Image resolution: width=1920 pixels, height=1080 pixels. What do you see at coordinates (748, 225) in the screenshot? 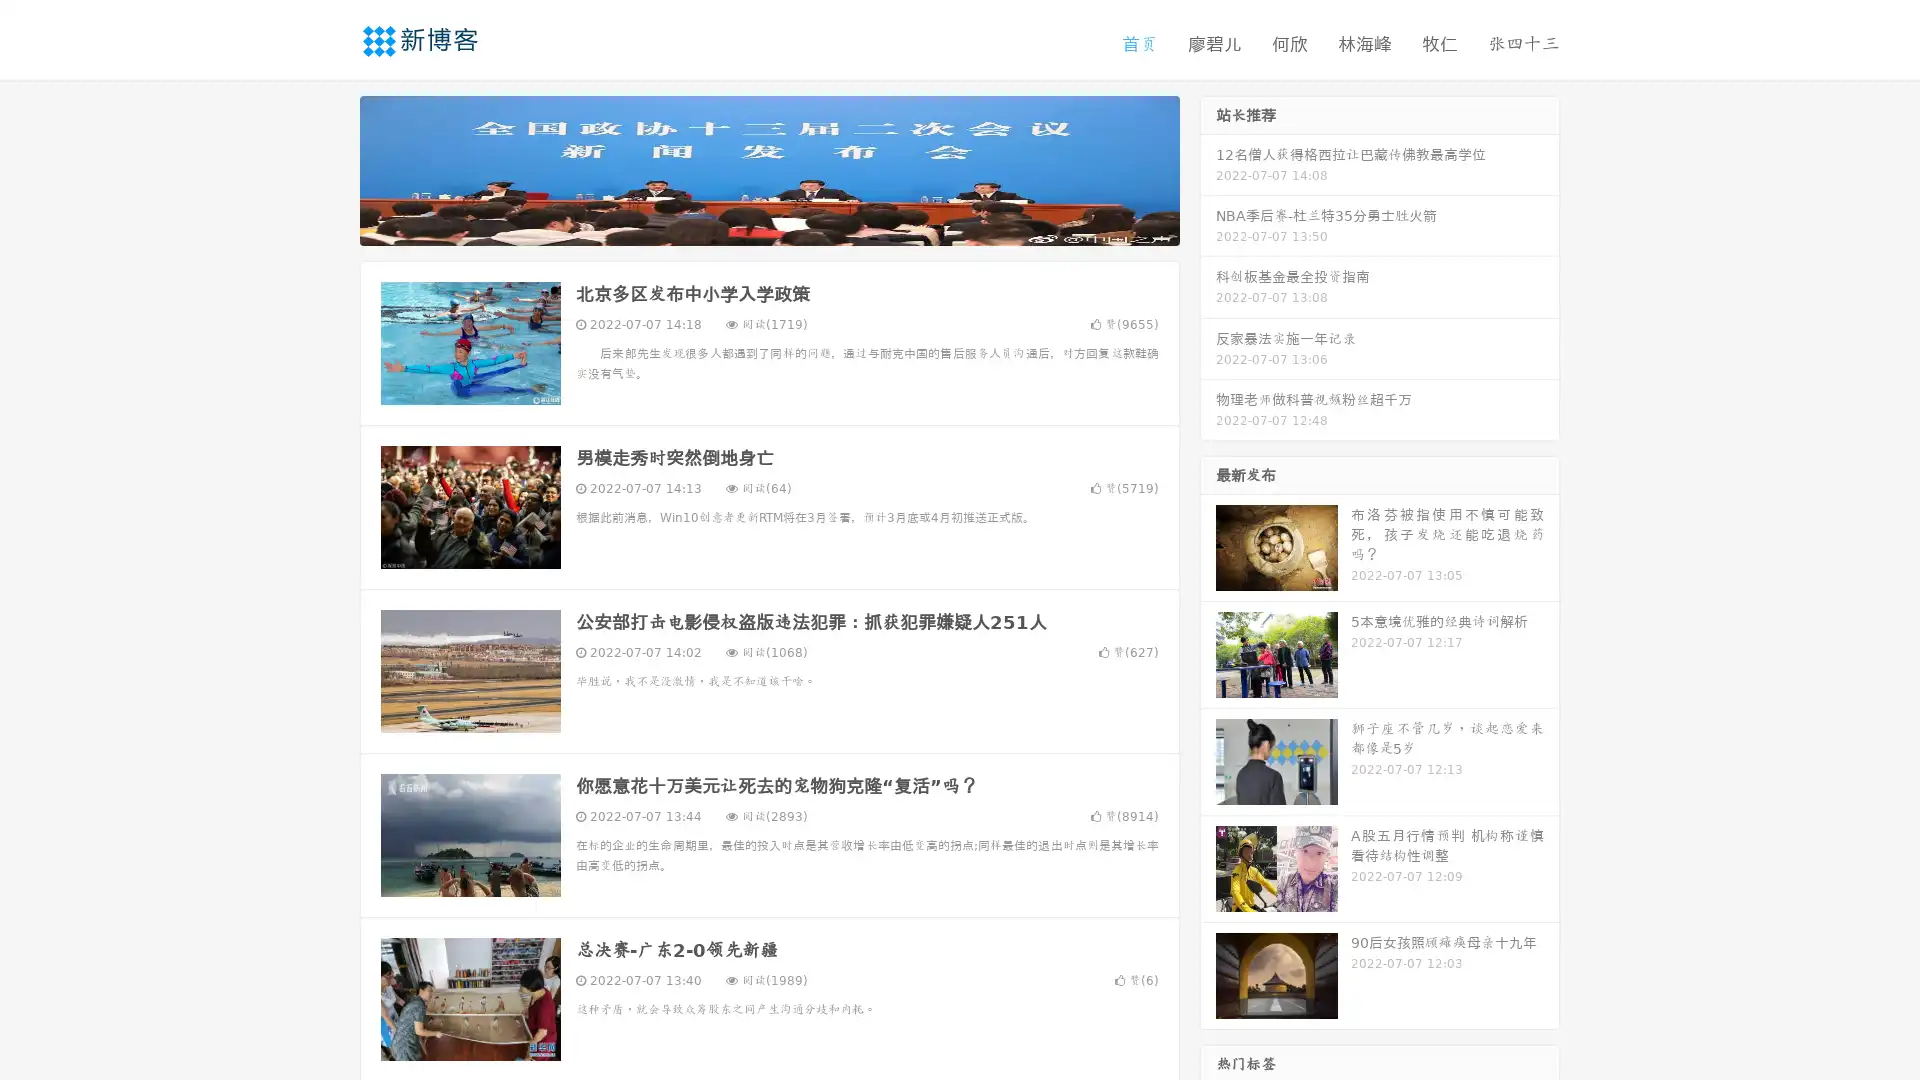
I see `Go to slide 1` at bounding box center [748, 225].